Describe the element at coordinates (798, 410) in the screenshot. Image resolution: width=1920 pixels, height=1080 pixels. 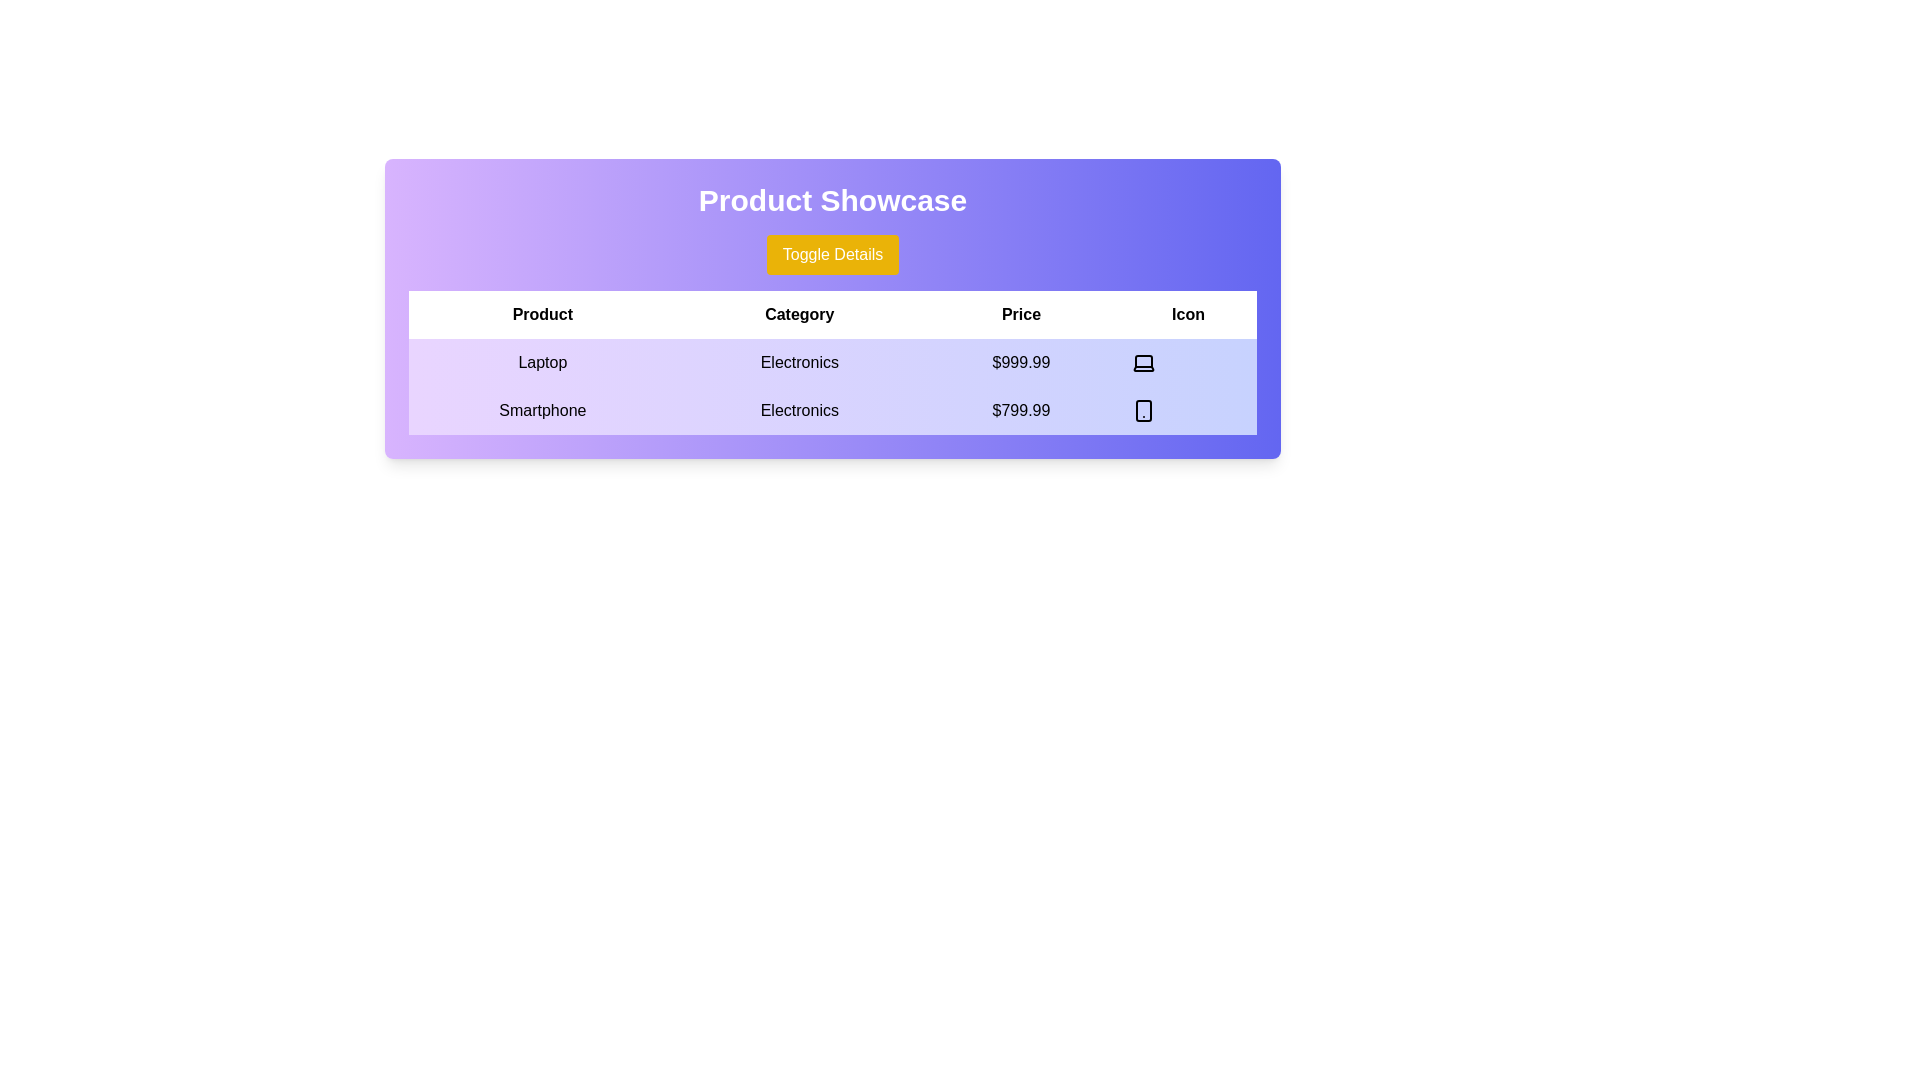
I see `the 'Electronics' text label, which is centrally aligned in the second row of a table-like layout under the 'Category' column header` at that location.